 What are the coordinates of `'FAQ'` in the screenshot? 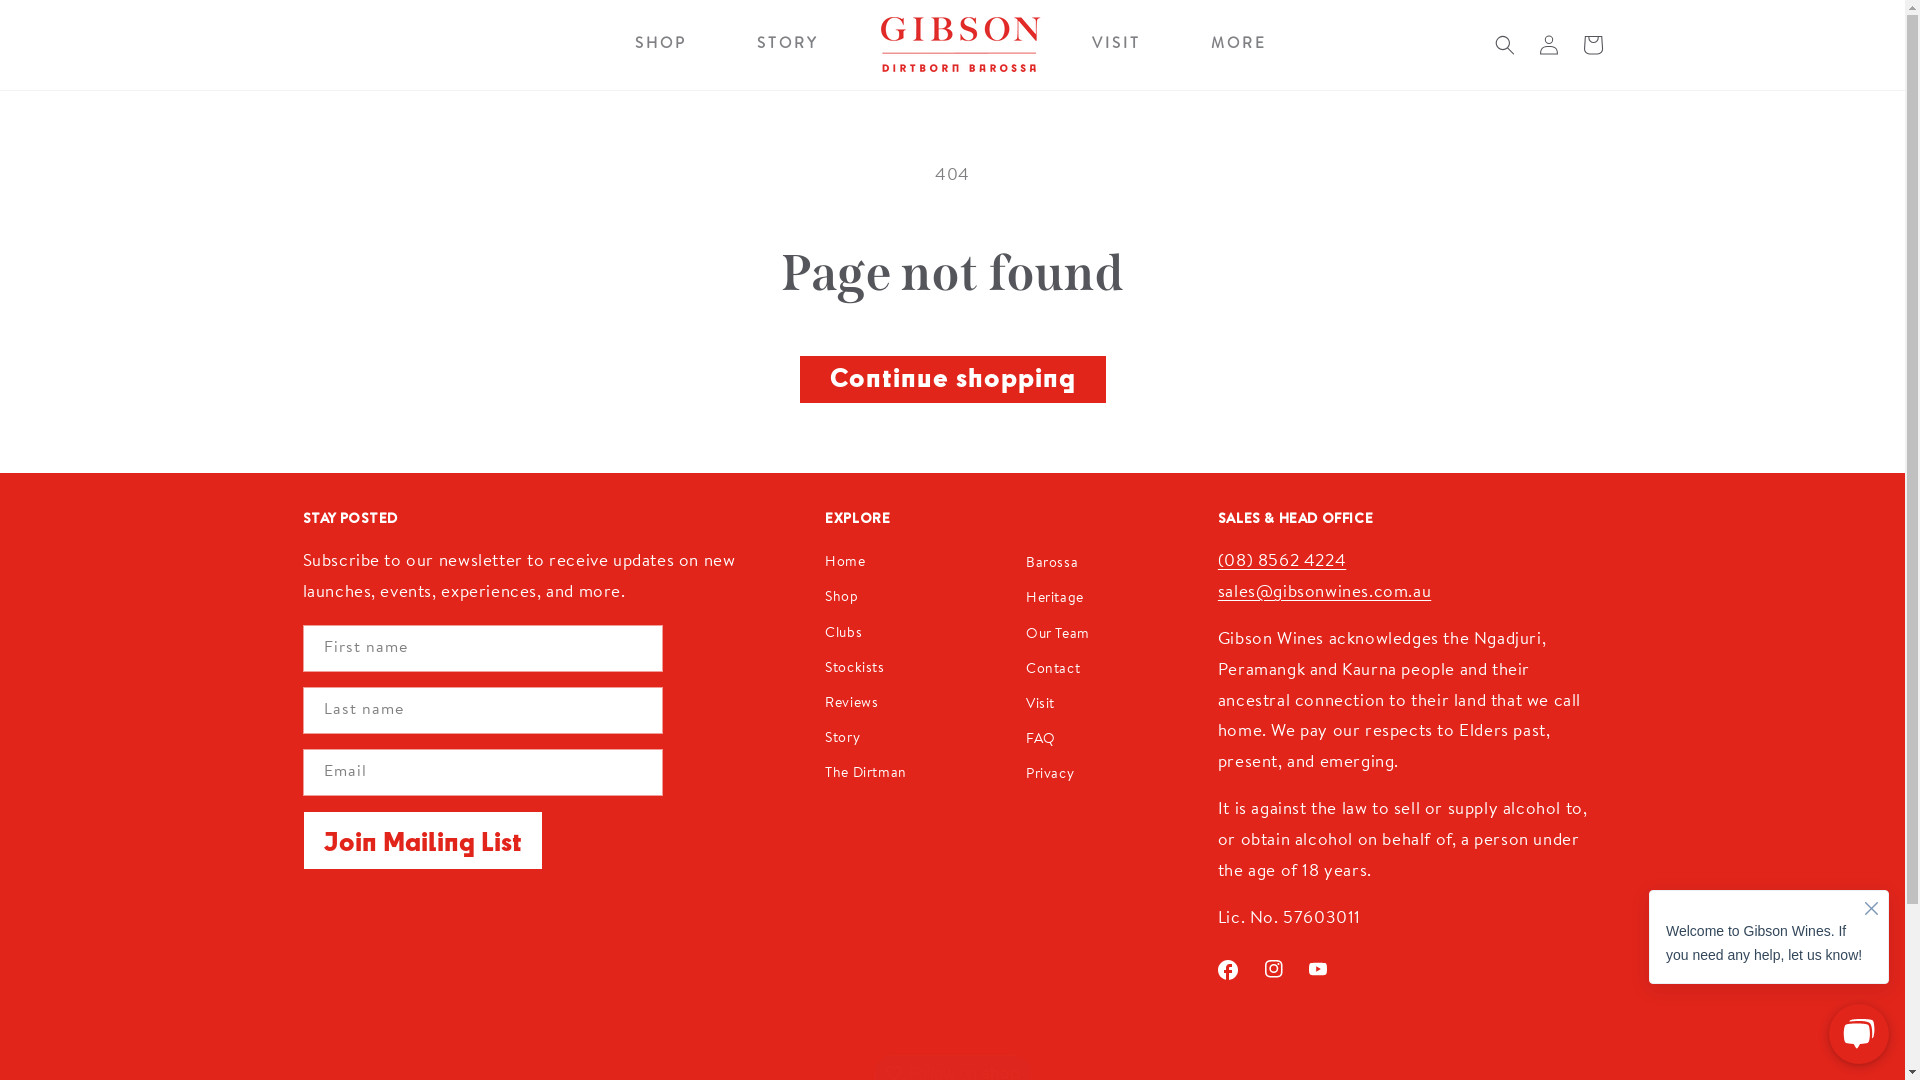 It's located at (1040, 740).